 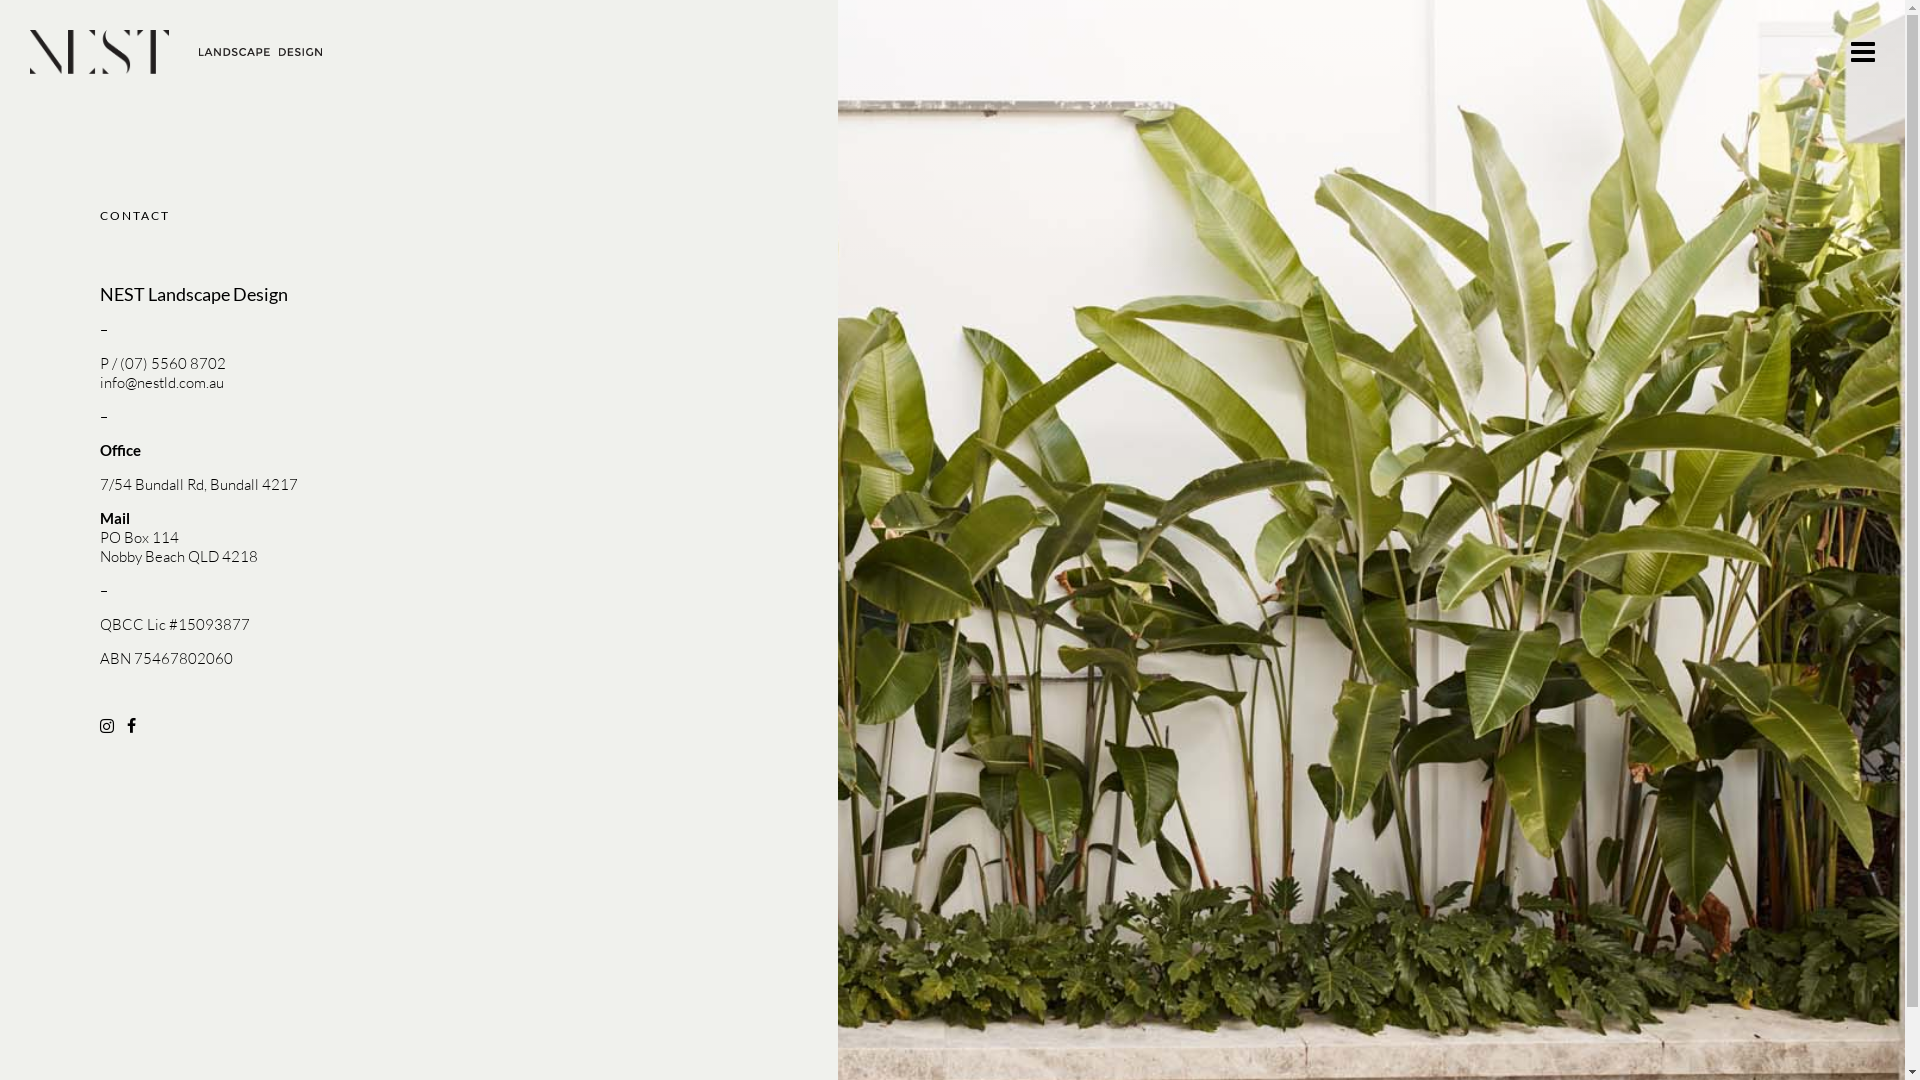 I want to click on 'info@nestld.com.au', so click(x=162, y=382).